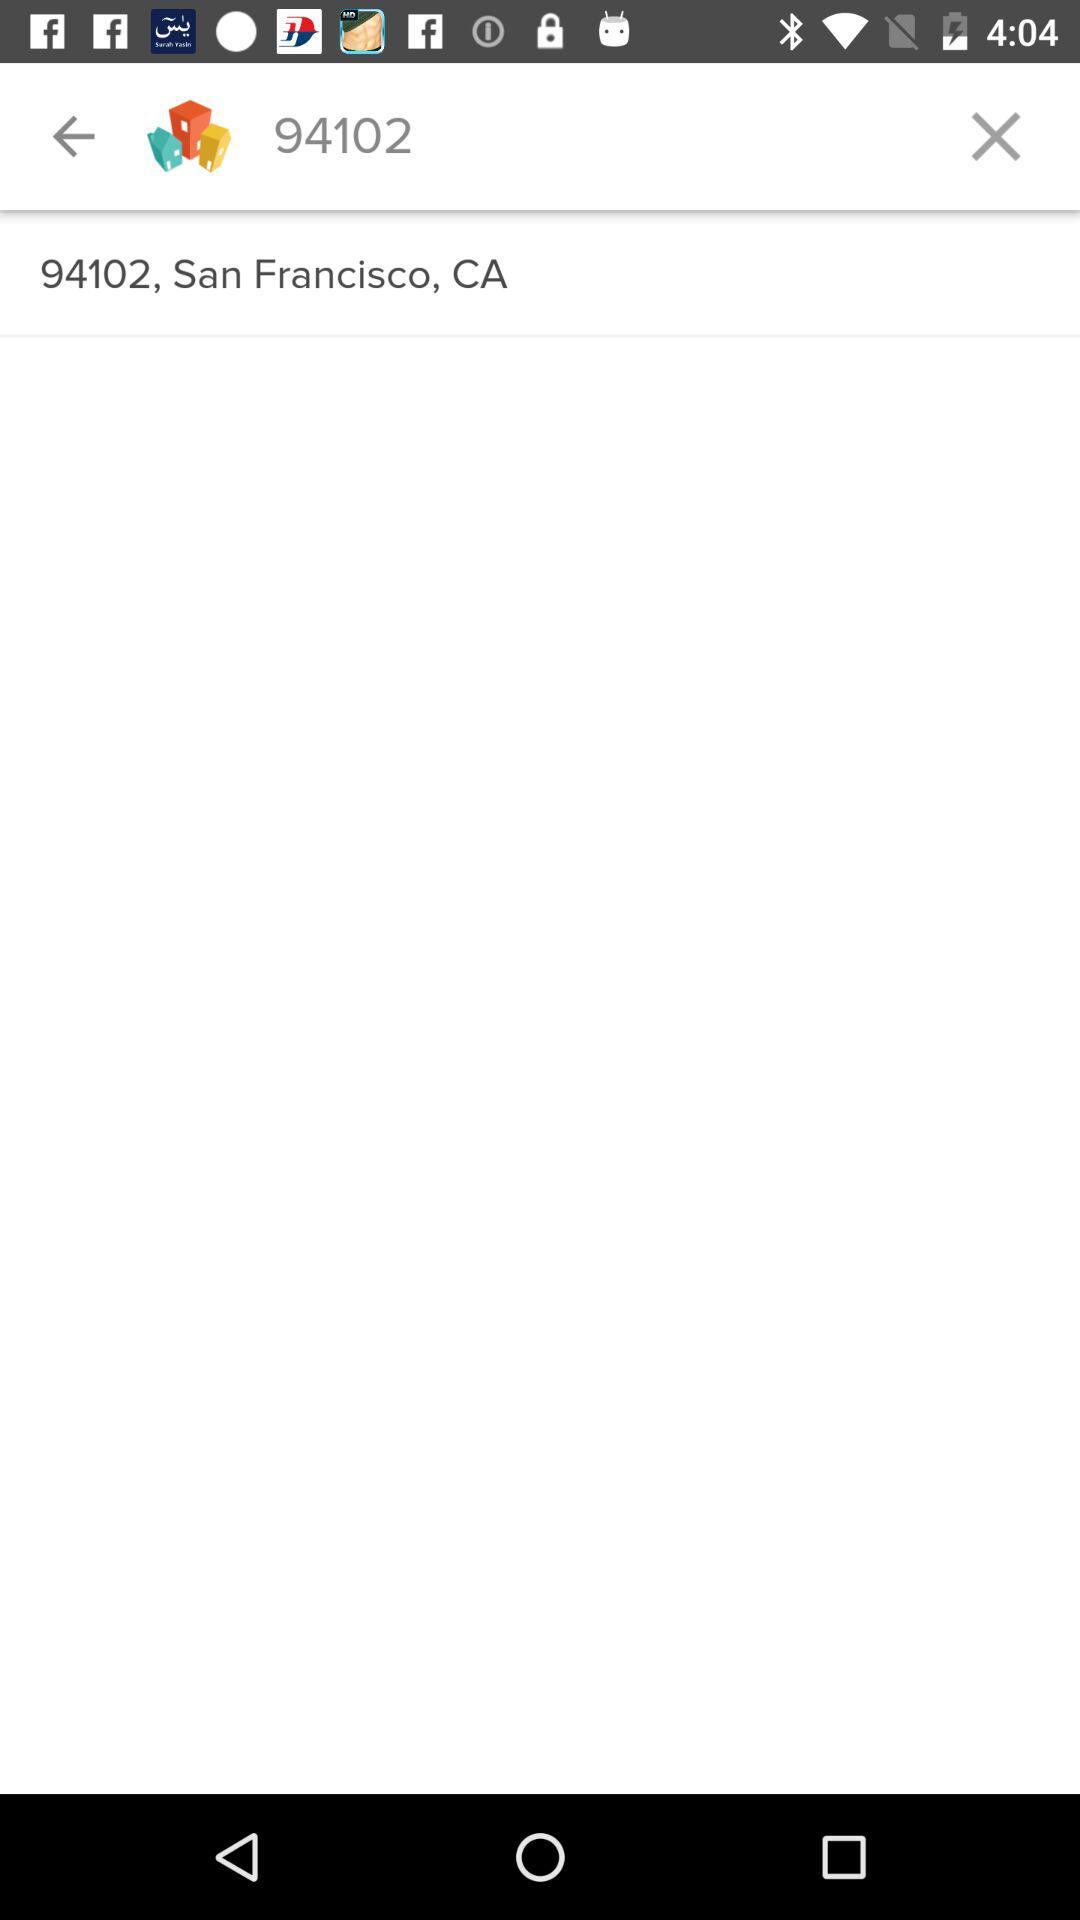 The image size is (1080, 1920). Describe the element at coordinates (540, 211) in the screenshot. I see `item below the 94102 item` at that location.